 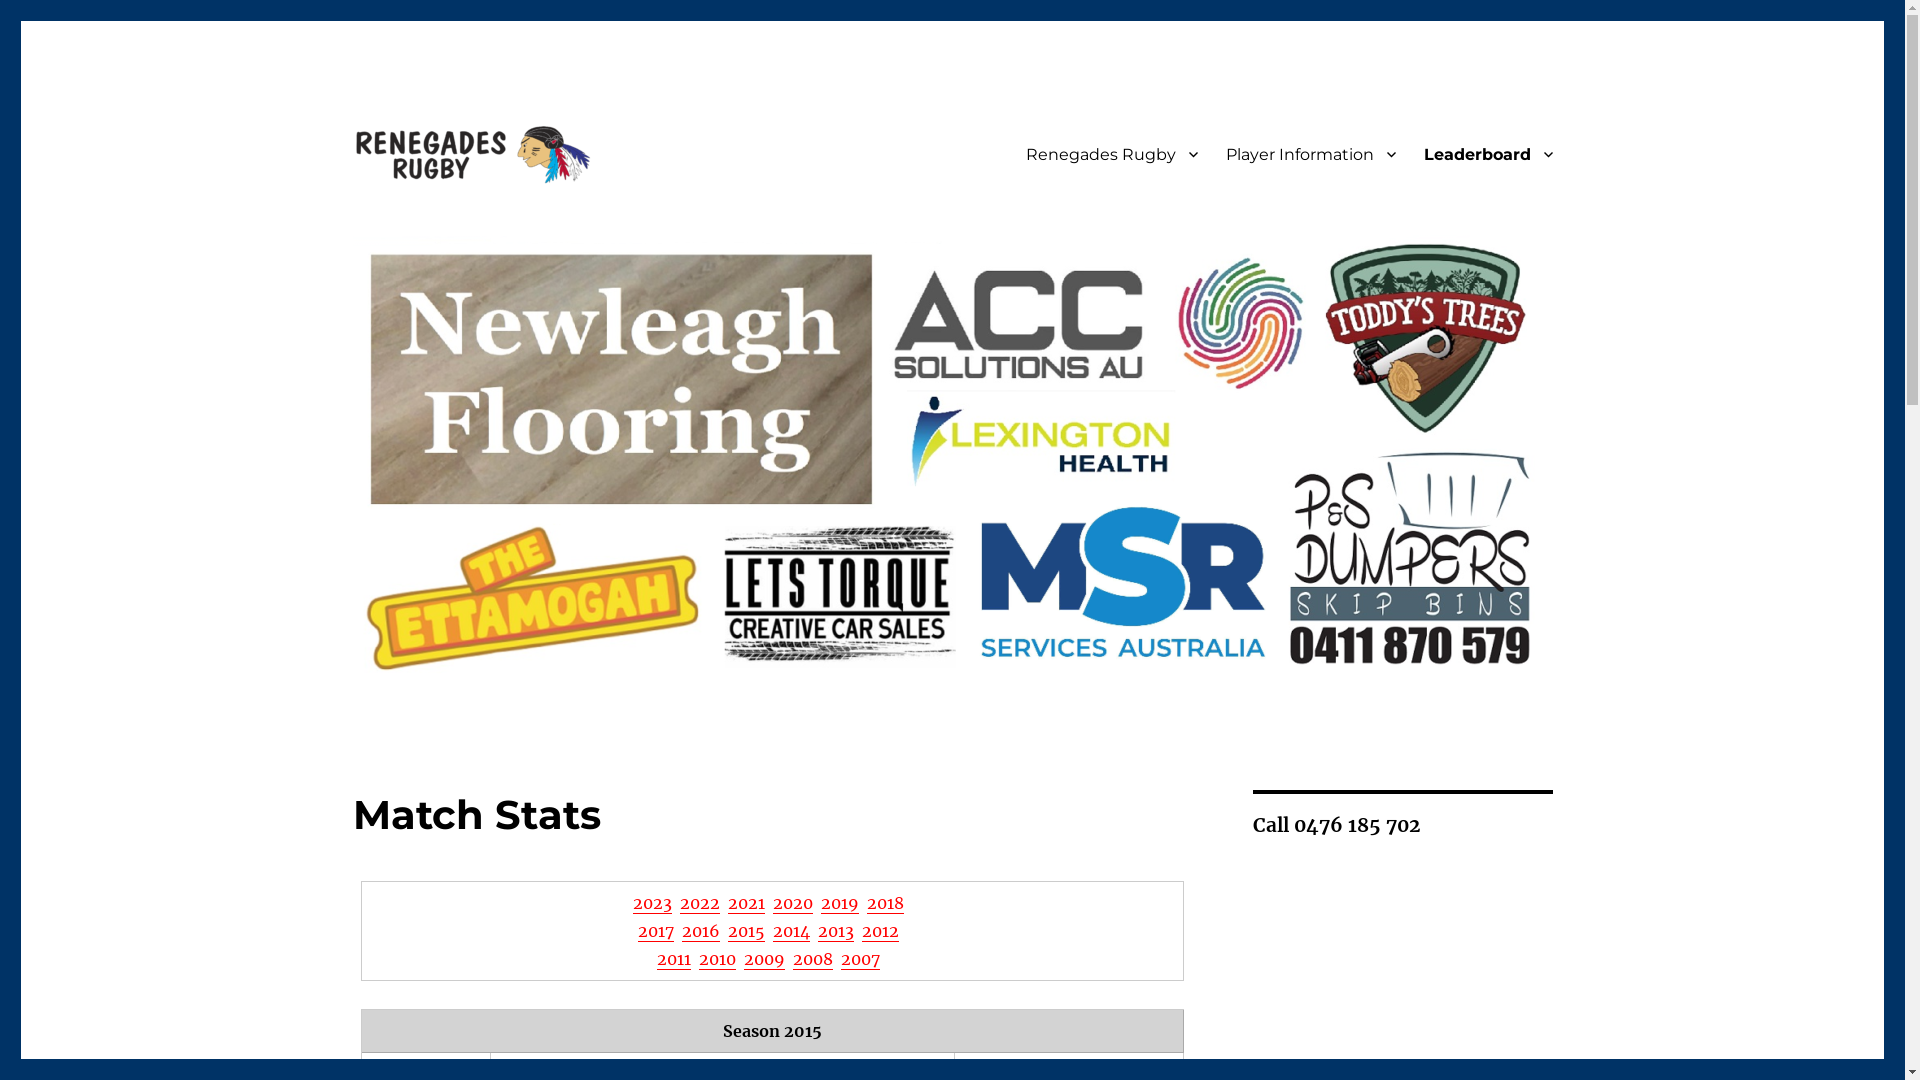 I want to click on '2014', so click(x=790, y=930).